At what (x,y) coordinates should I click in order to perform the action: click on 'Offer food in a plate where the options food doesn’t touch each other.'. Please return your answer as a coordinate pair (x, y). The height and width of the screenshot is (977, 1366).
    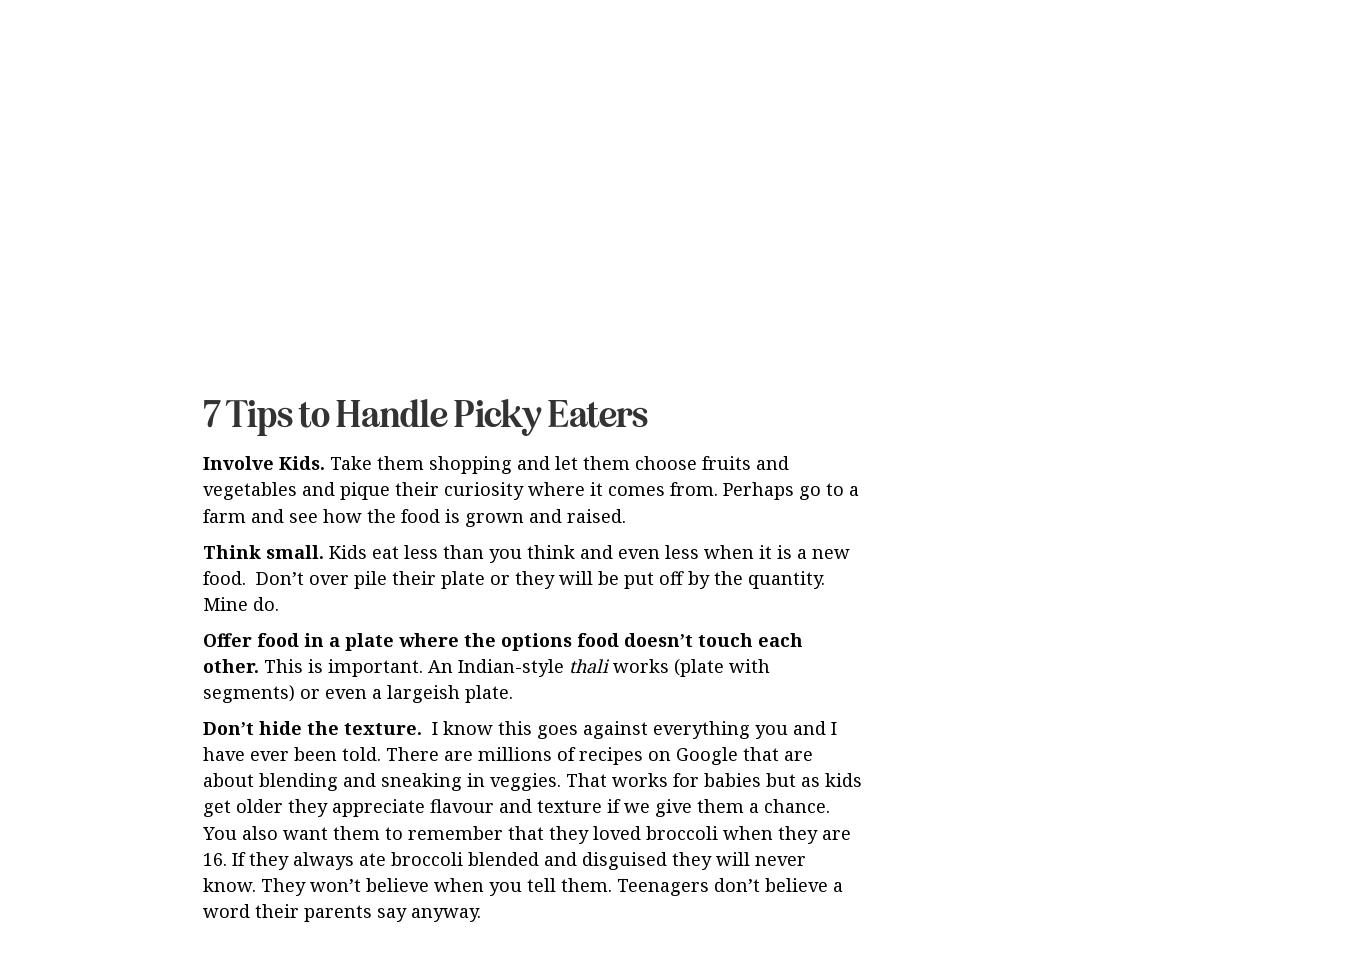
    Looking at the image, I should click on (502, 487).